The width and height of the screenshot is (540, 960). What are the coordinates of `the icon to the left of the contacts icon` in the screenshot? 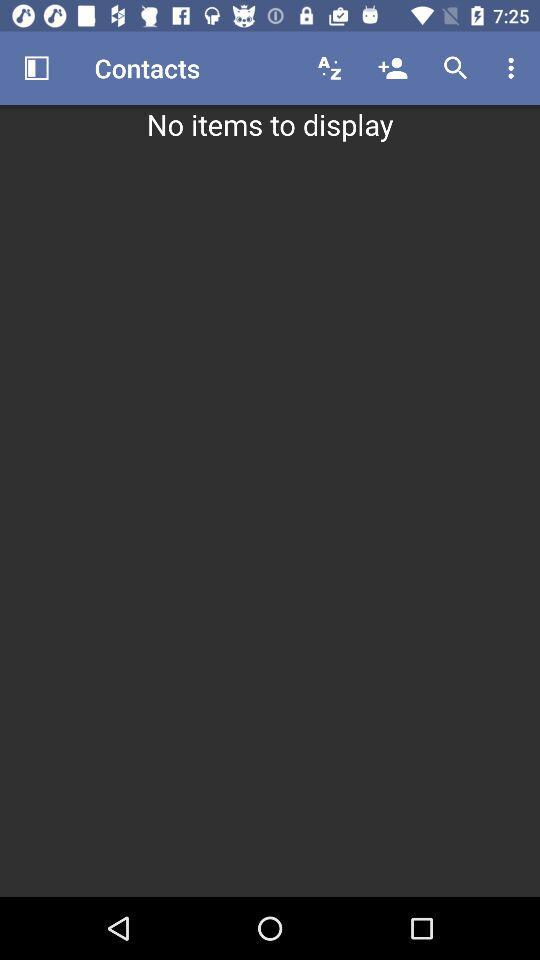 It's located at (36, 68).